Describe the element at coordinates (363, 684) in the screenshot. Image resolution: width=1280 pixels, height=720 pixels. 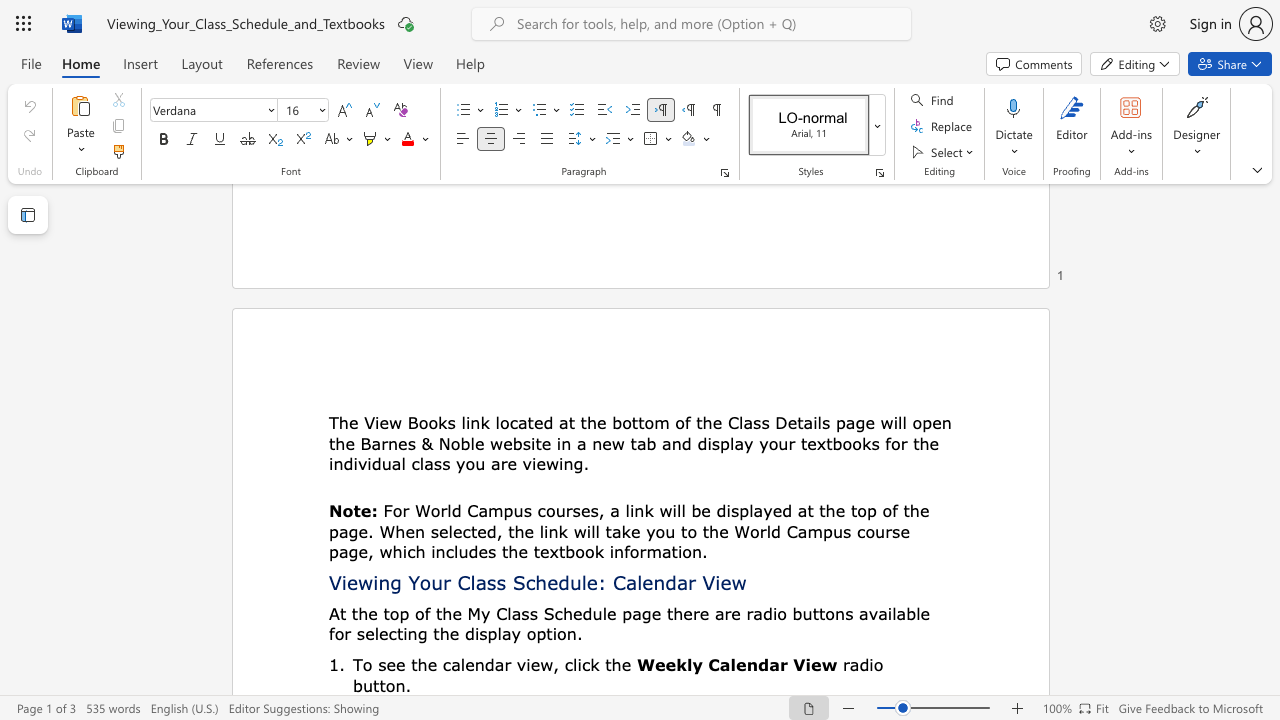
I see `the subset text "utto" within the text "radio button."` at that location.